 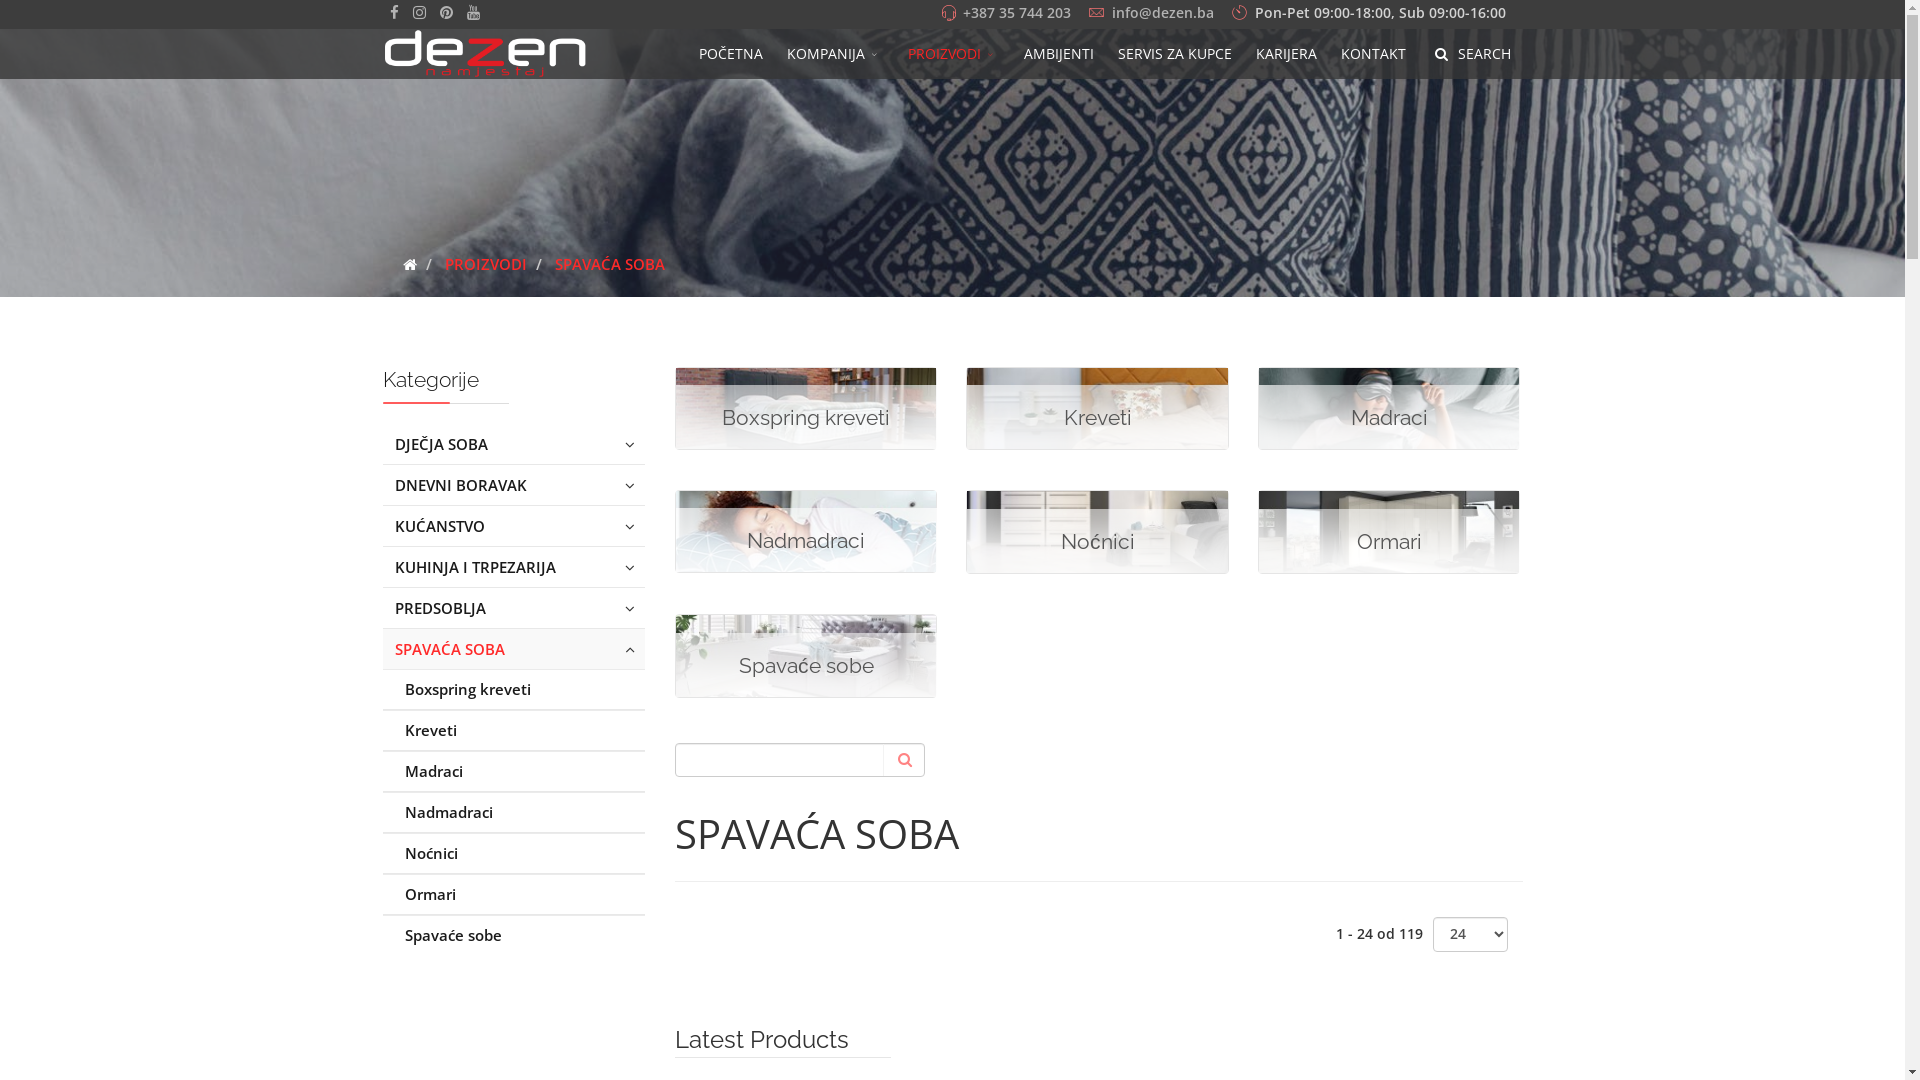 What do you see at coordinates (1416, 53) in the screenshot?
I see `'SEARCH'` at bounding box center [1416, 53].